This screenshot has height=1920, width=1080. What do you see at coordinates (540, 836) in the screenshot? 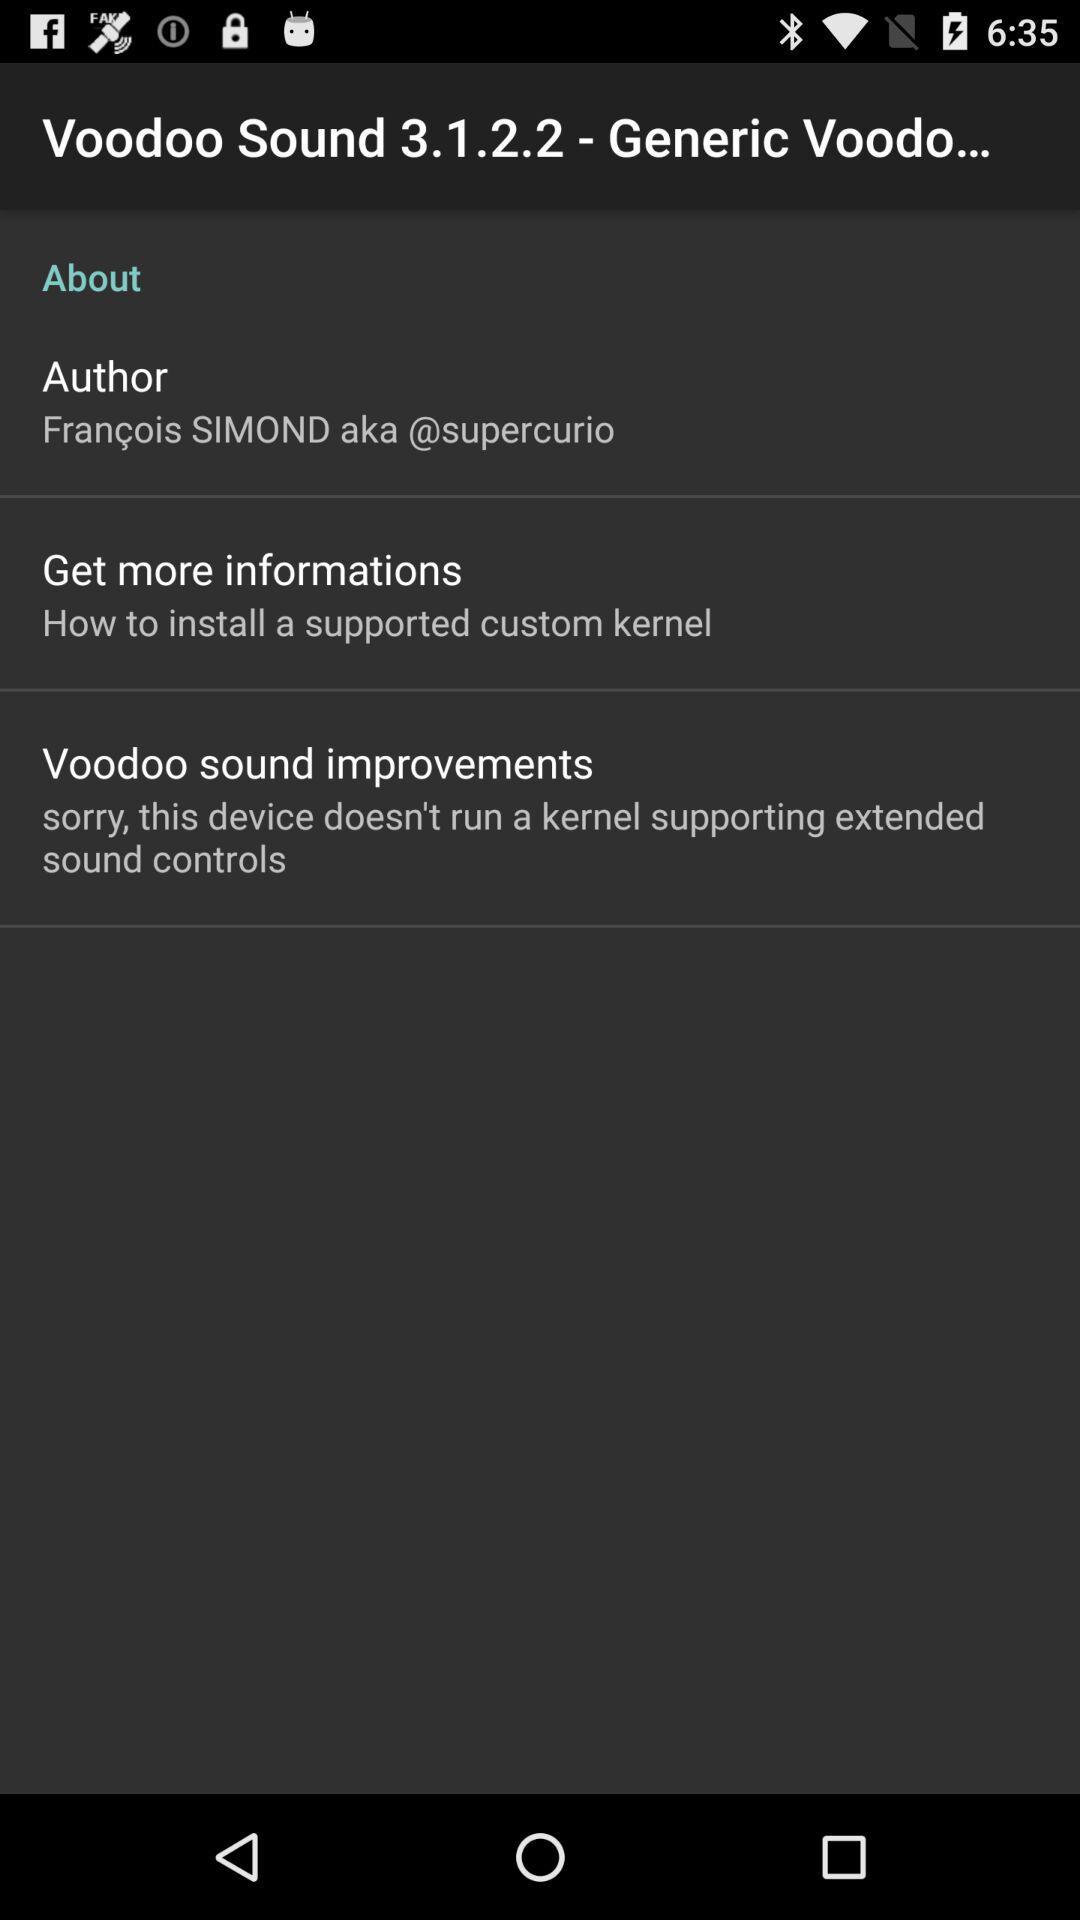
I see `the sorry this device app` at bounding box center [540, 836].